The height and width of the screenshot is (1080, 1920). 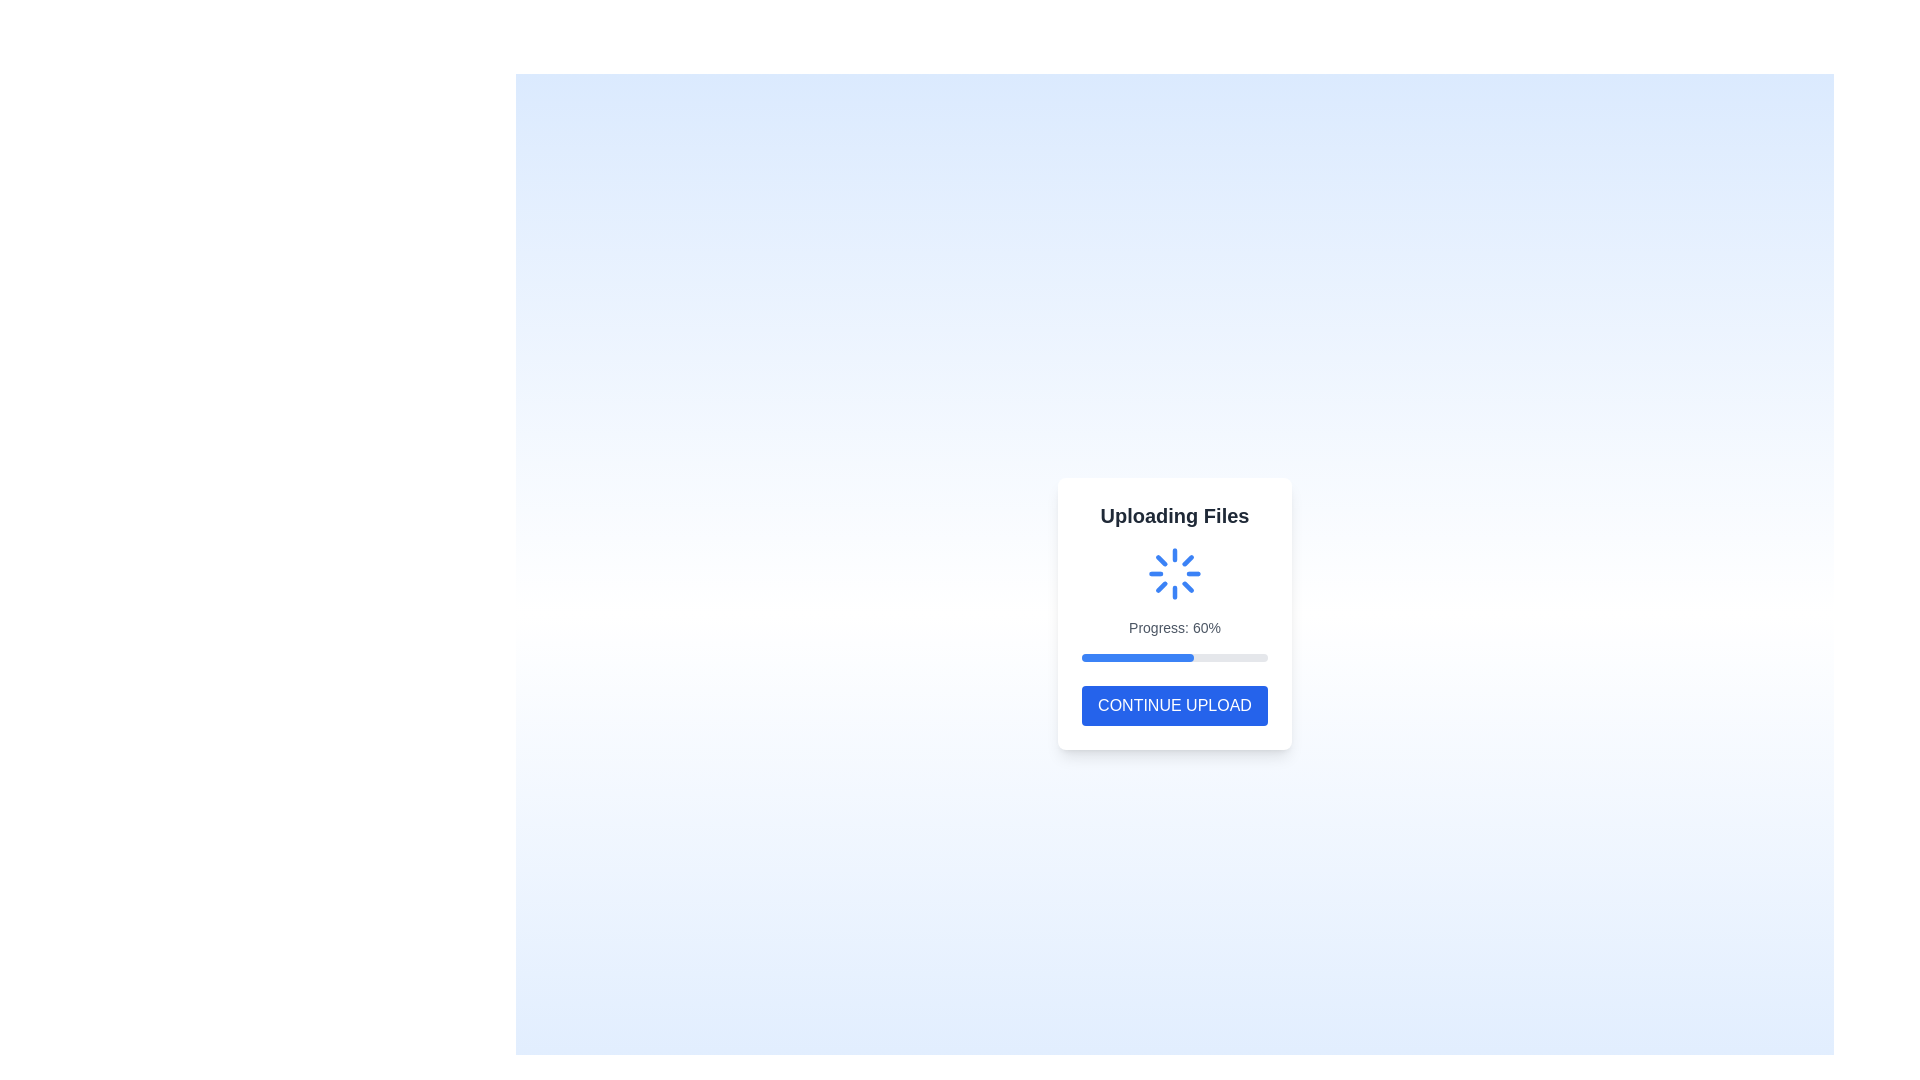 What do you see at coordinates (1166, 589) in the screenshot?
I see `the second line segment of the loading spinner located in the top-right quadrant of the spinner` at bounding box center [1166, 589].